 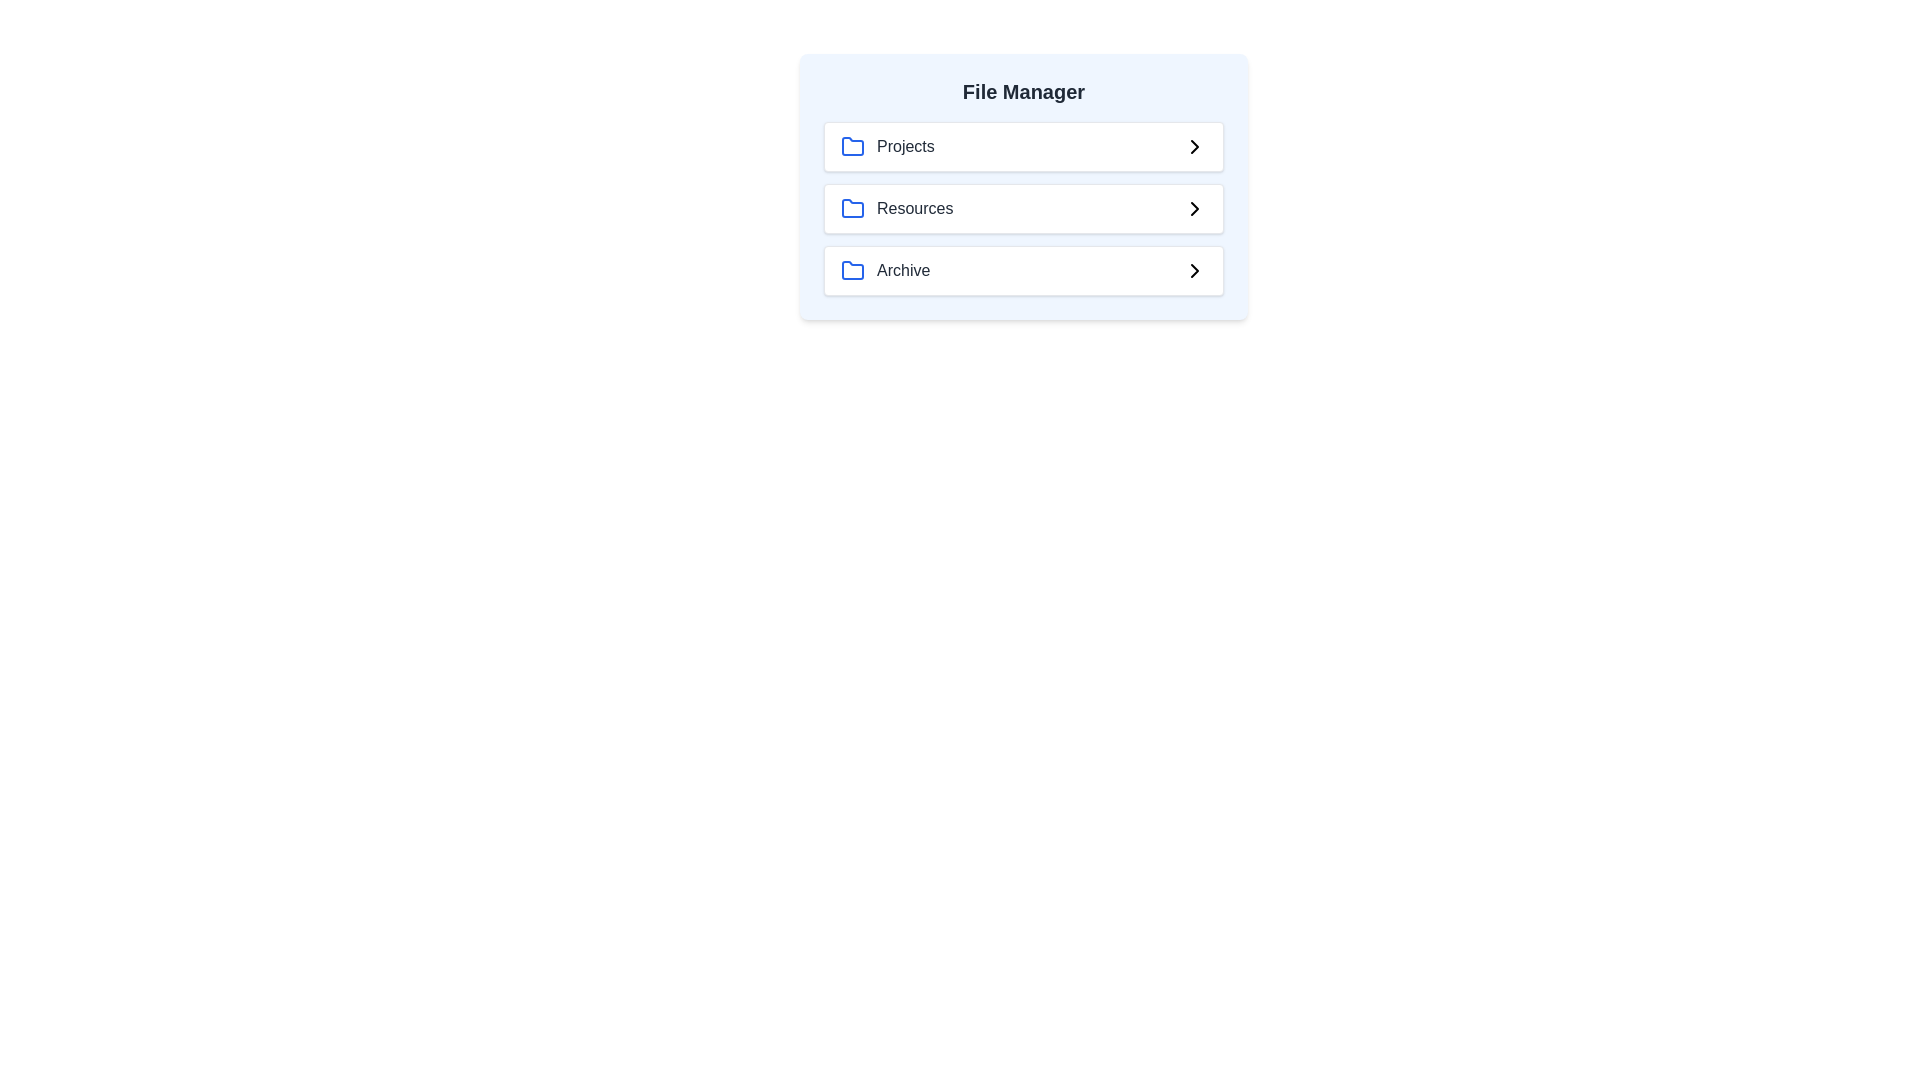 What do you see at coordinates (1195, 208) in the screenshot?
I see `the Right Arrow icon located on the far right of the 'Resources' row, which indicates that the row is actionable` at bounding box center [1195, 208].